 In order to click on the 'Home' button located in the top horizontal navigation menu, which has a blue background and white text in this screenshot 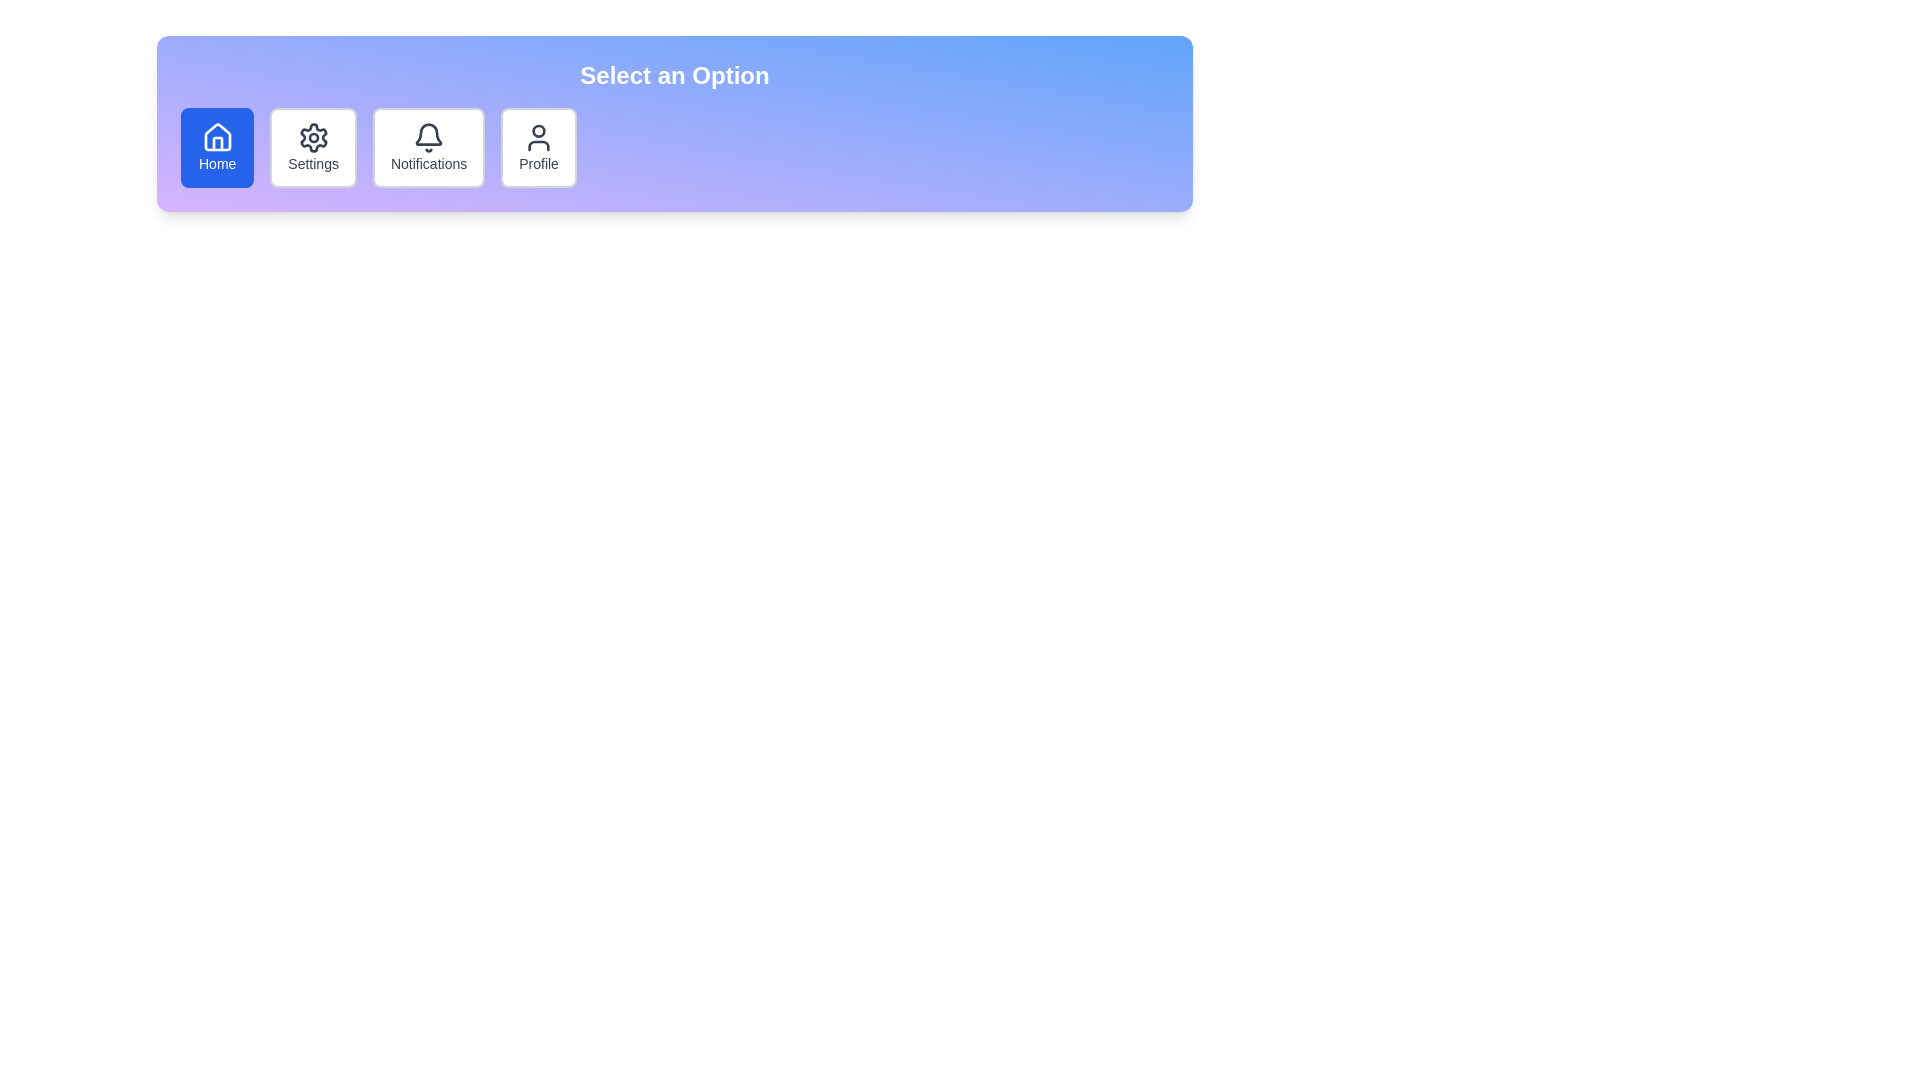, I will do `click(217, 163)`.